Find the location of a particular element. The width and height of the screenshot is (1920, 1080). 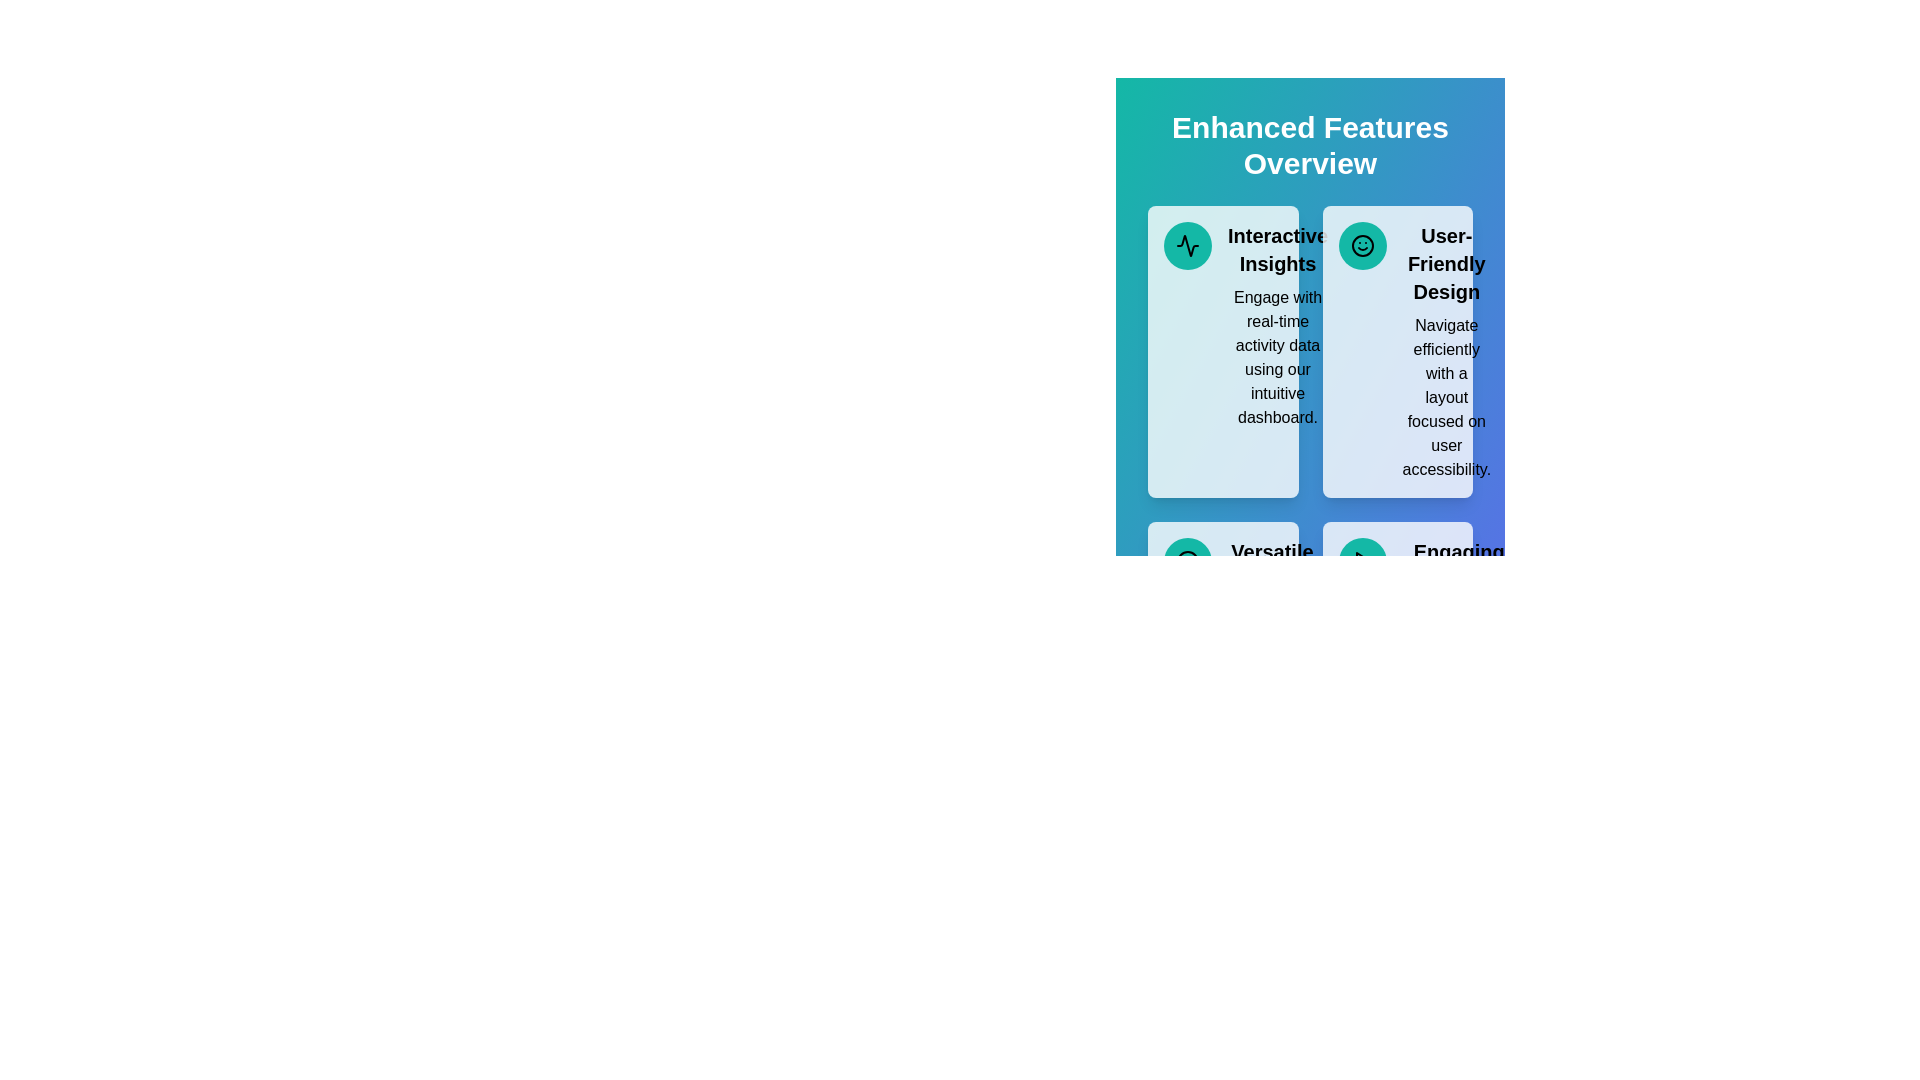

the 'Versatile Elements' Card, which is positioned in the second row and first column of a two-column grid layout, below 'Interactive Insights' and to the left of 'Engaging Interactions' is located at coordinates (1222, 641).